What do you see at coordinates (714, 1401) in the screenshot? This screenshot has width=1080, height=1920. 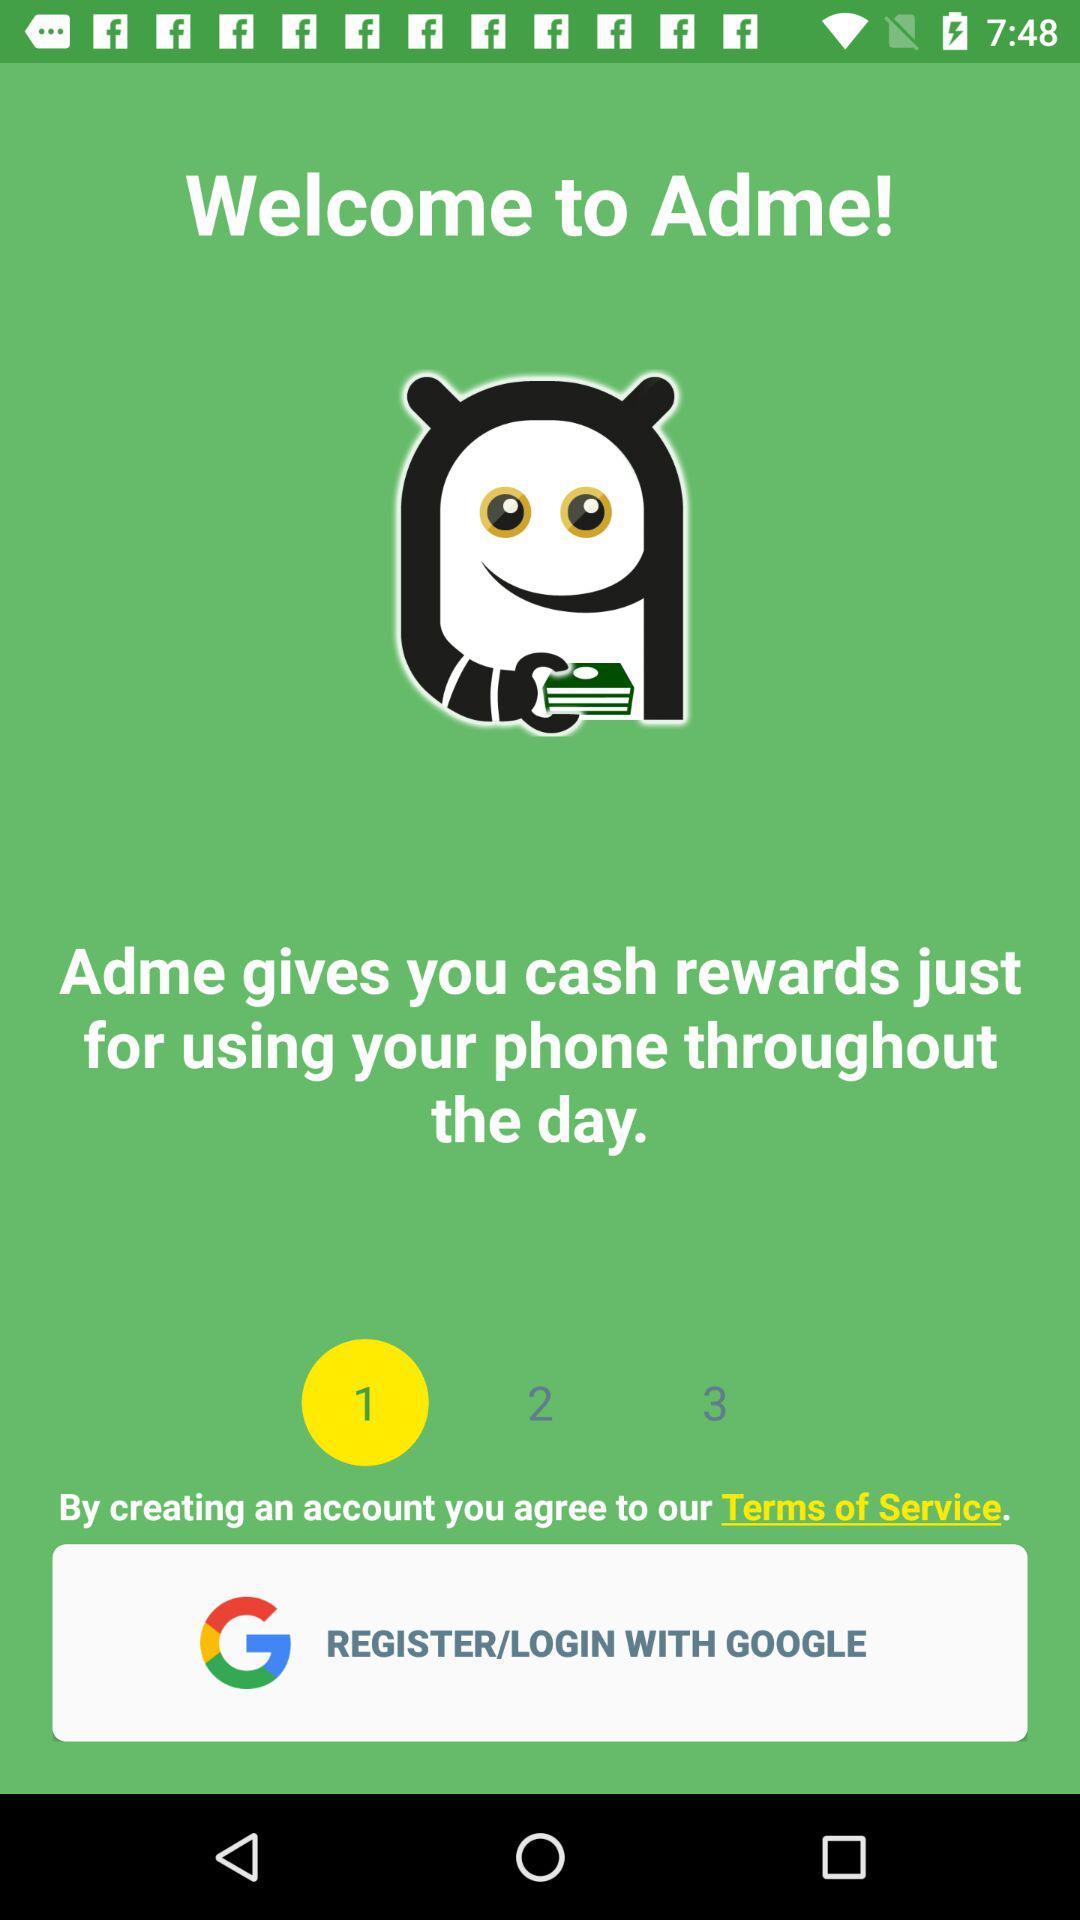 I see `icon next to 2 icon` at bounding box center [714, 1401].